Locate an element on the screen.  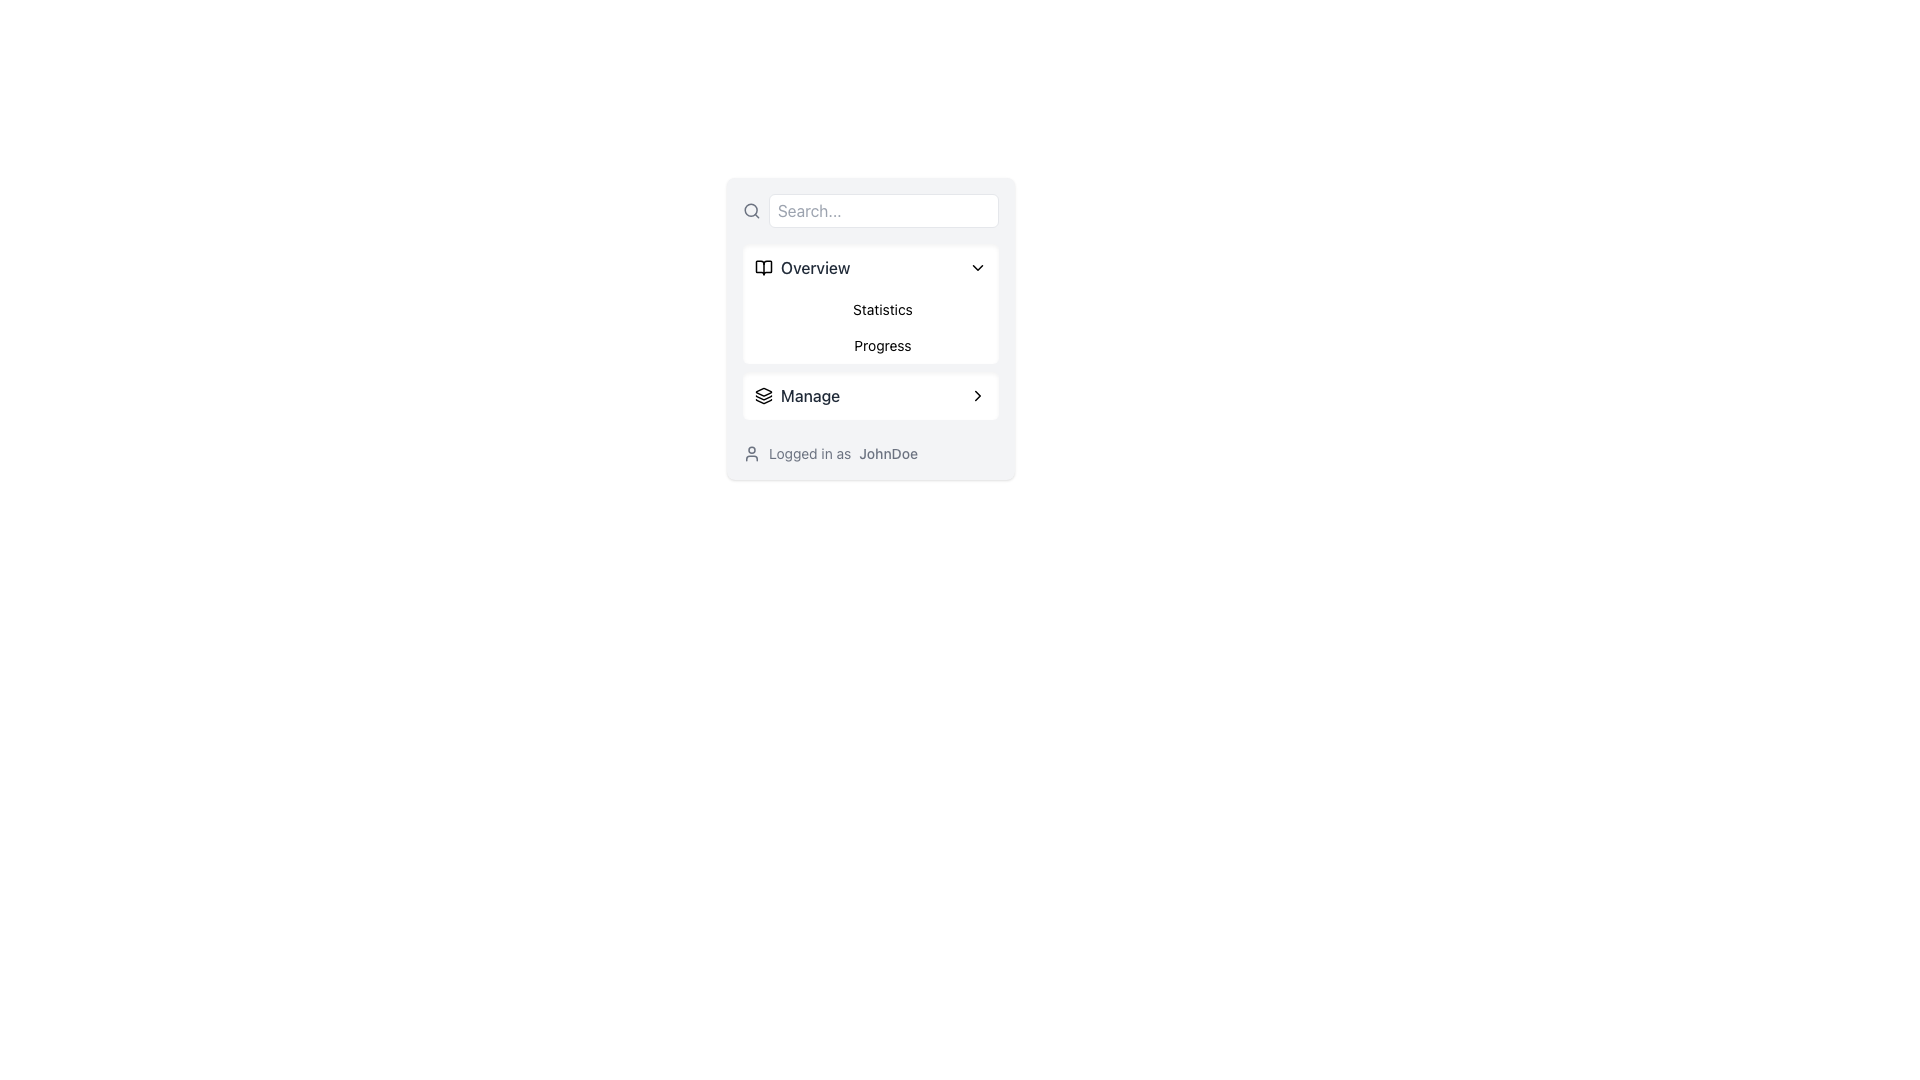
the 'Overview' navigational menu item, which is a Label with icon located near the top-left corner of the interface is located at coordinates (802, 266).